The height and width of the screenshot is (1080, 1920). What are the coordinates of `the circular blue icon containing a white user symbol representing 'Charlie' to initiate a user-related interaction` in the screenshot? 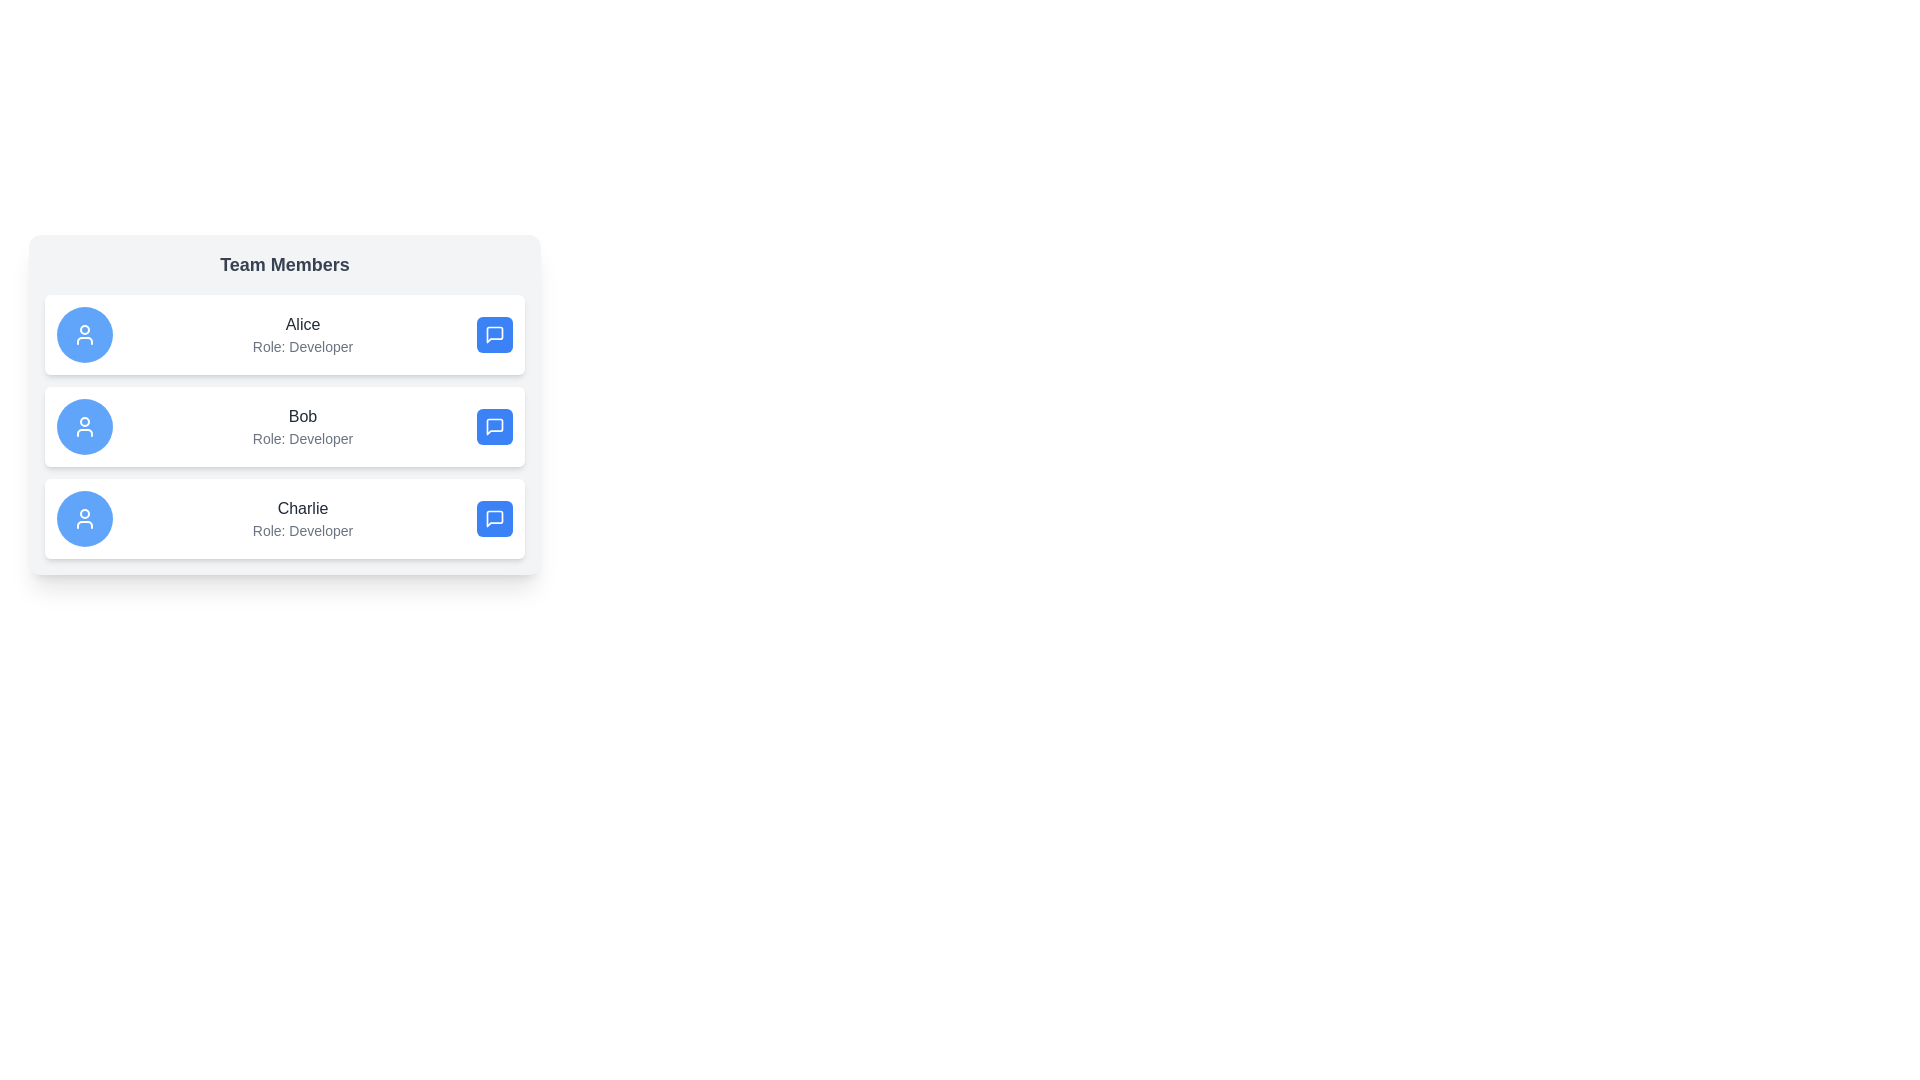 It's located at (84, 518).